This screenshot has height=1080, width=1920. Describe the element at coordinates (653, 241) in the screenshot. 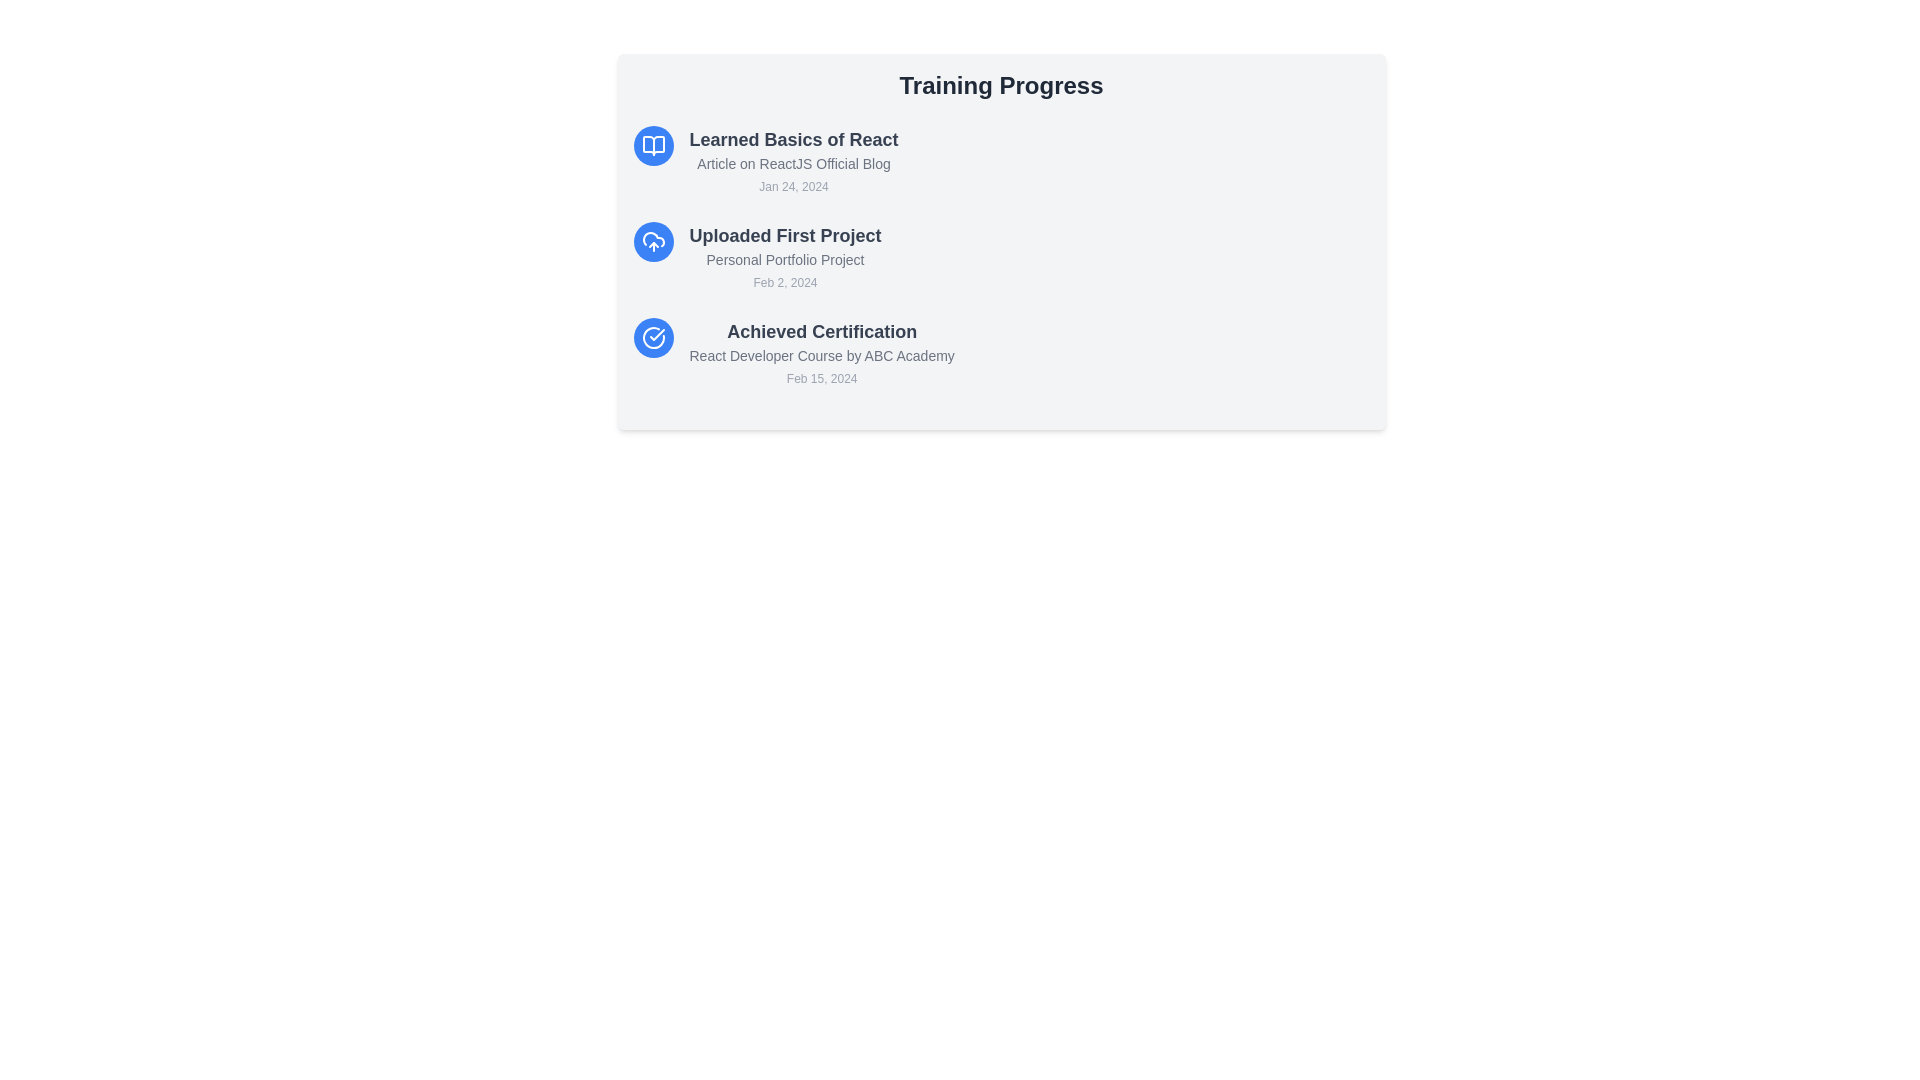

I see `the upload icon located to the left of the text 'Uploaded First Project' in the 'Training Progress' section, which is the second item in a vertical list` at that location.